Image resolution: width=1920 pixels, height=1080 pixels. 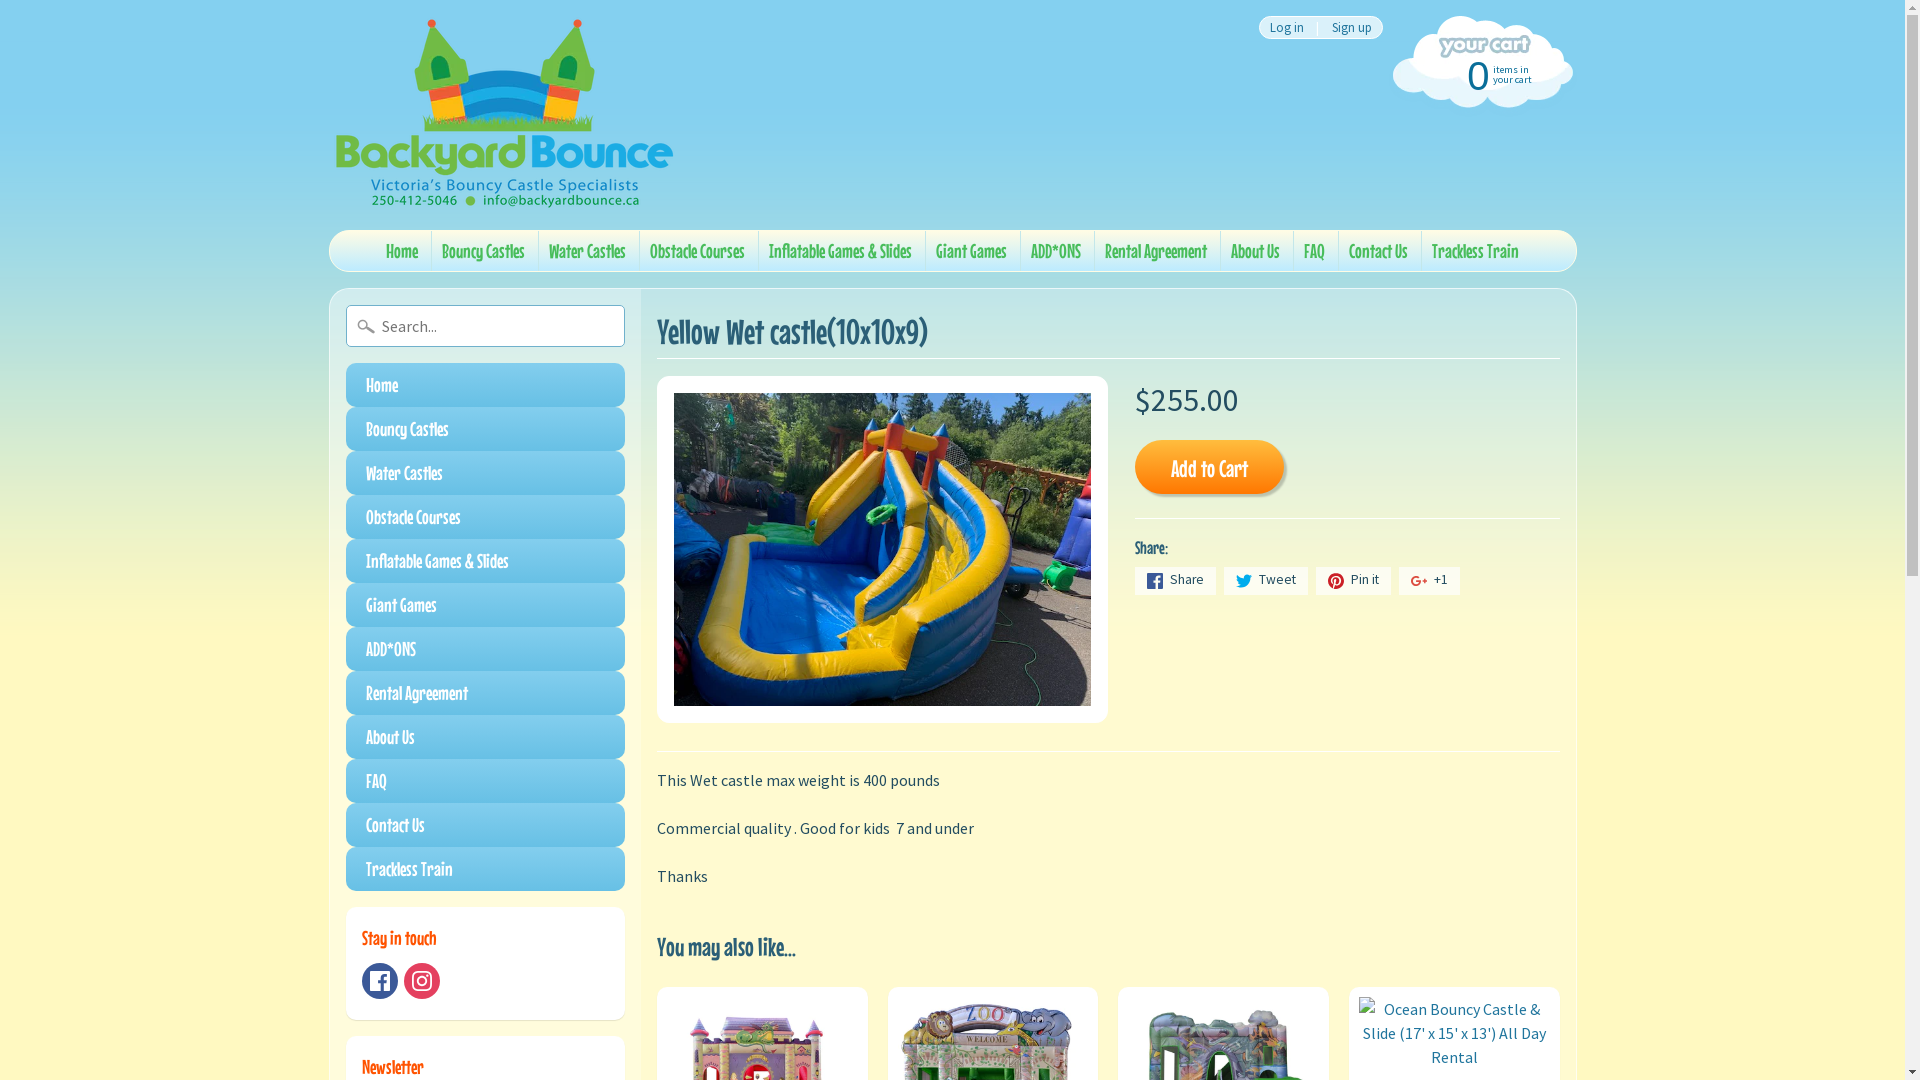 I want to click on 'Backyard Bounce', so click(x=503, y=115).